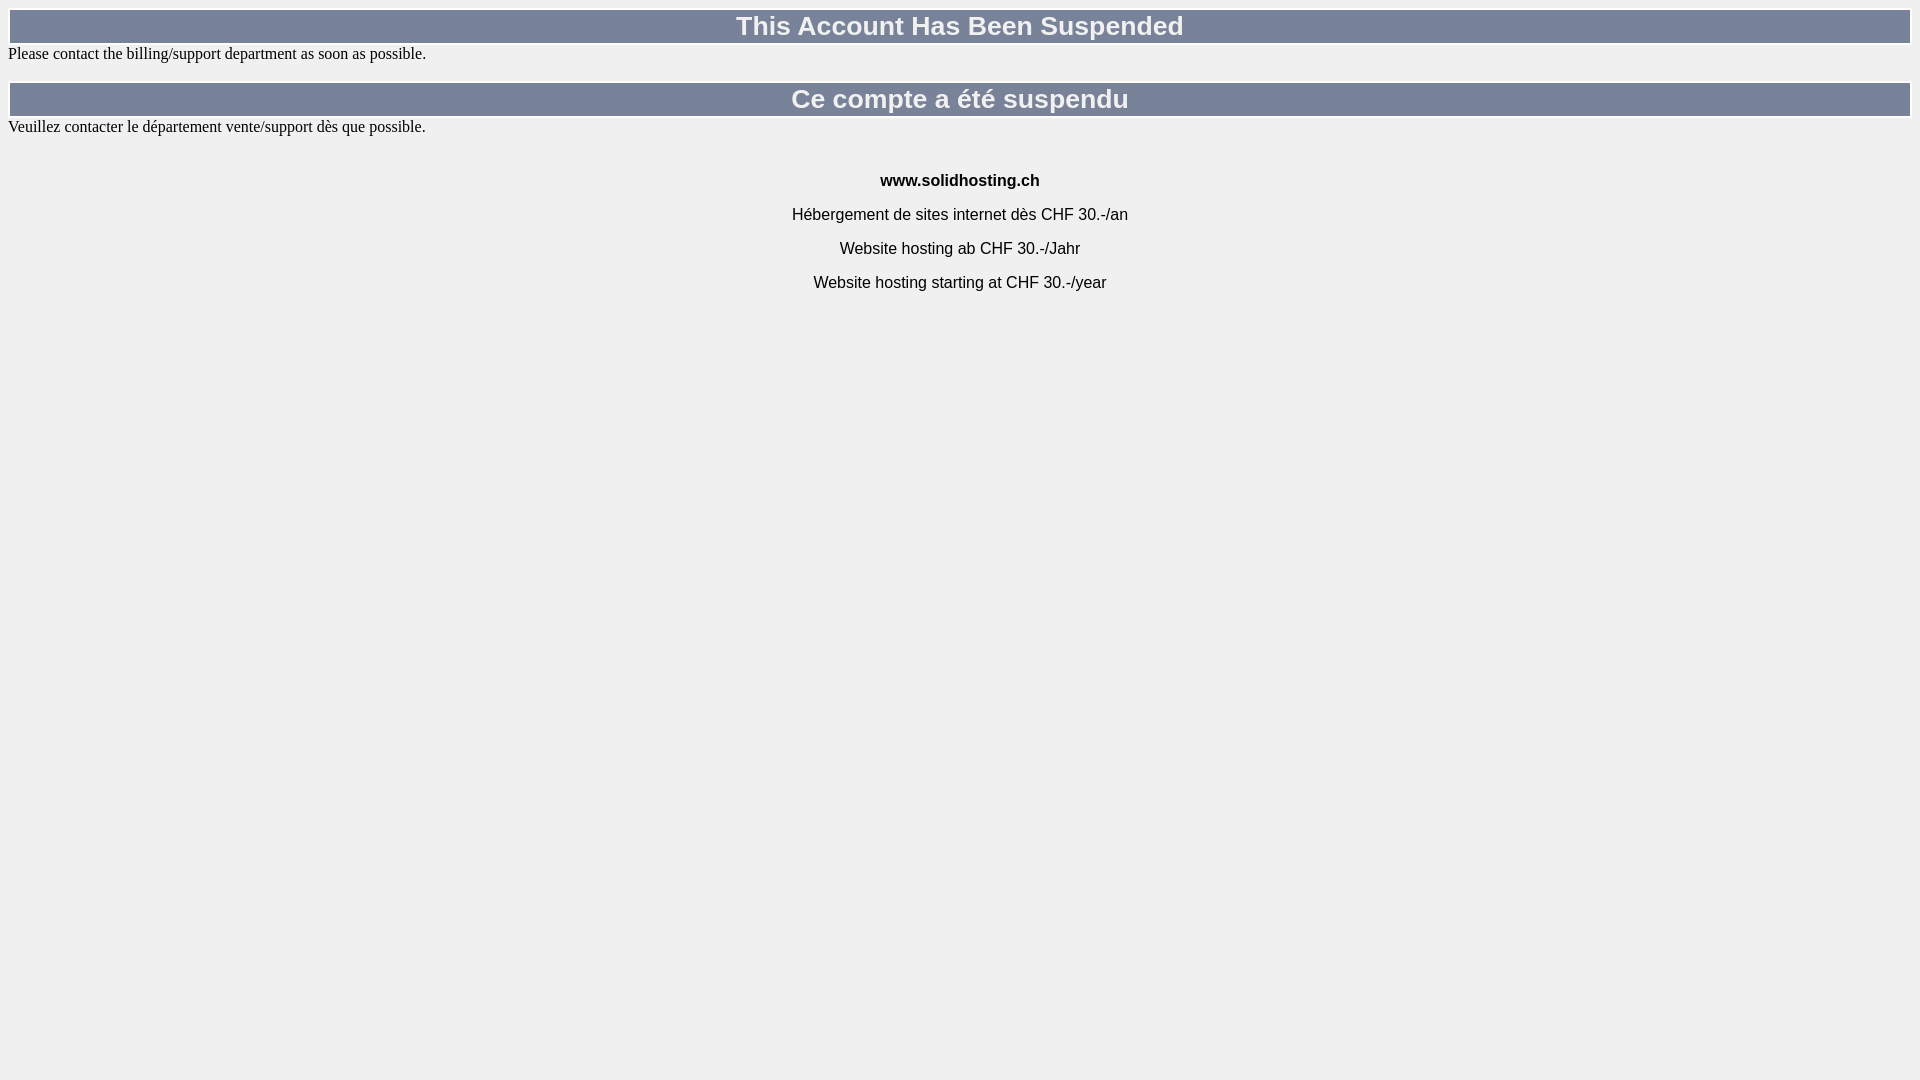 The height and width of the screenshot is (1080, 1920). What do you see at coordinates (958, 180) in the screenshot?
I see `'www.solidhosting.ch'` at bounding box center [958, 180].